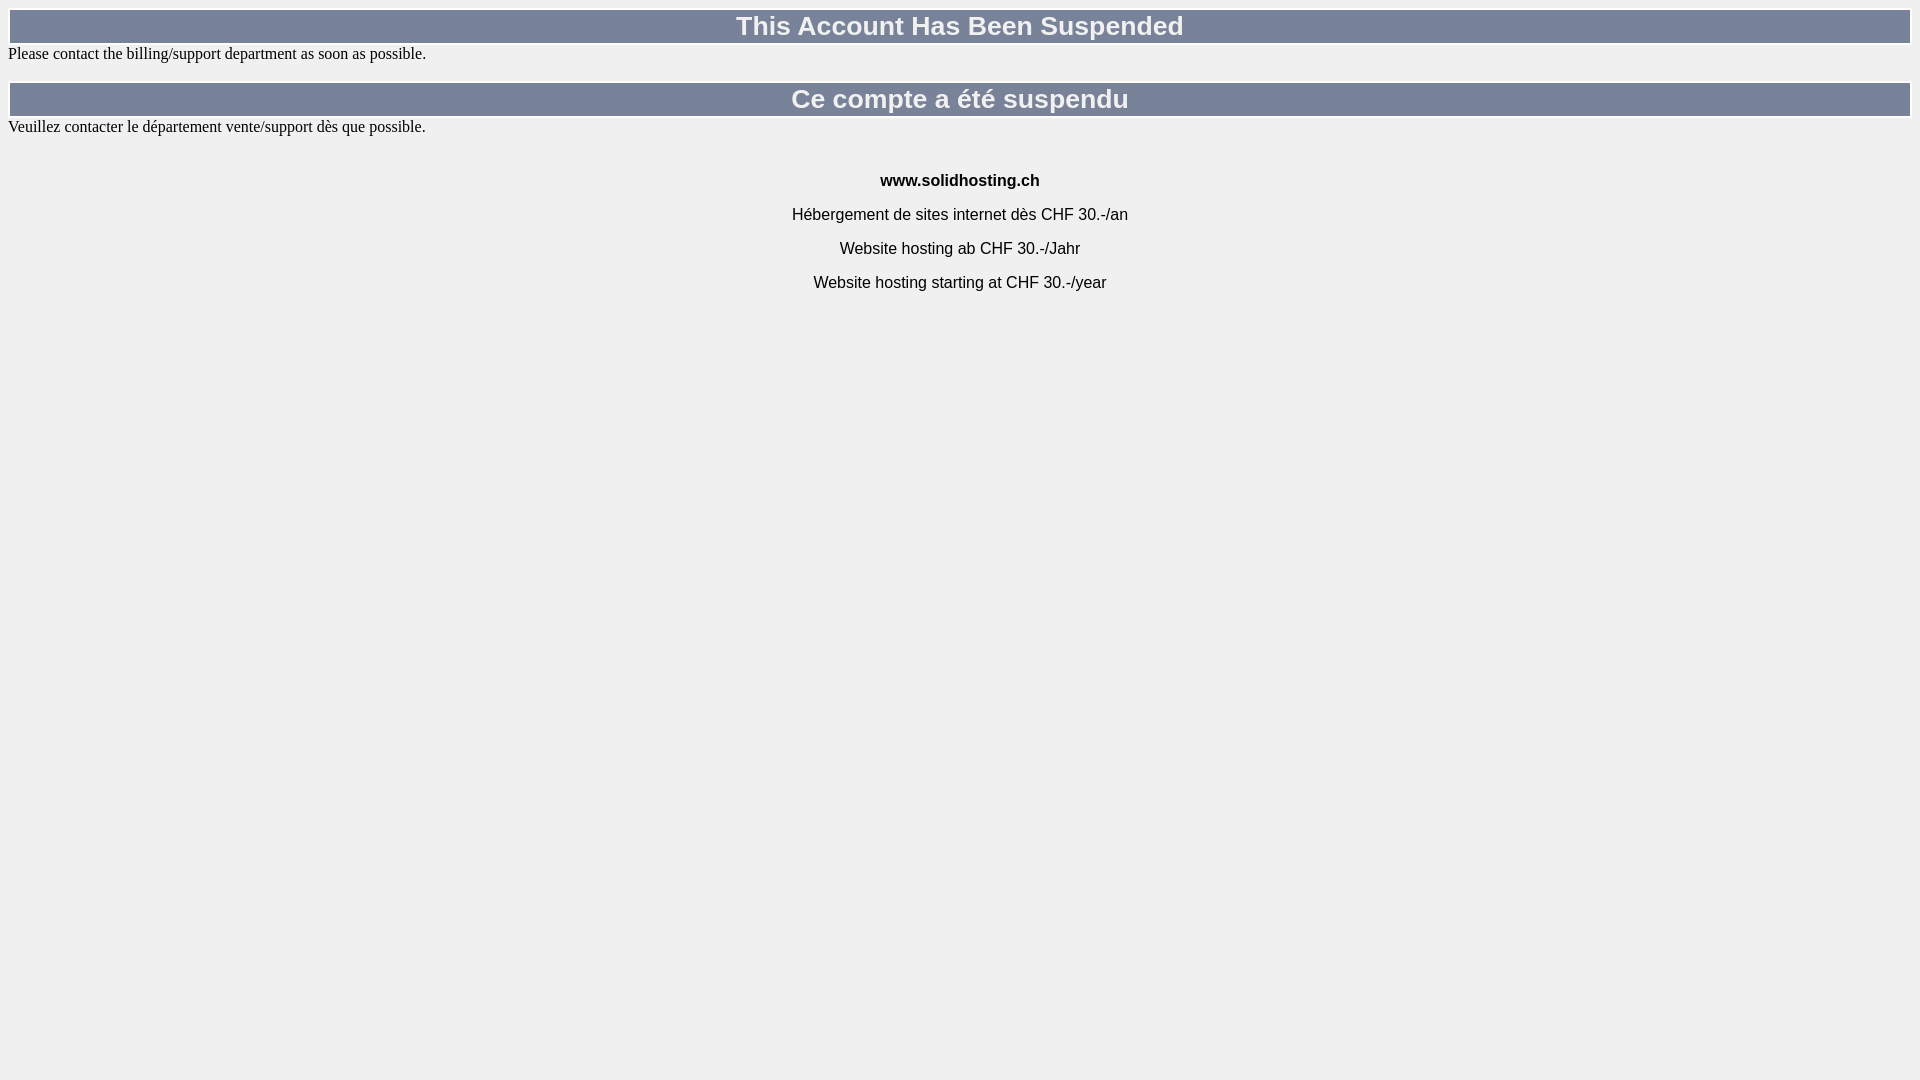 The height and width of the screenshot is (1080, 1920). What do you see at coordinates (958, 180) in the screenshot?
I see `'www.solidhosting.ch'` at bounding box center [958, 180].